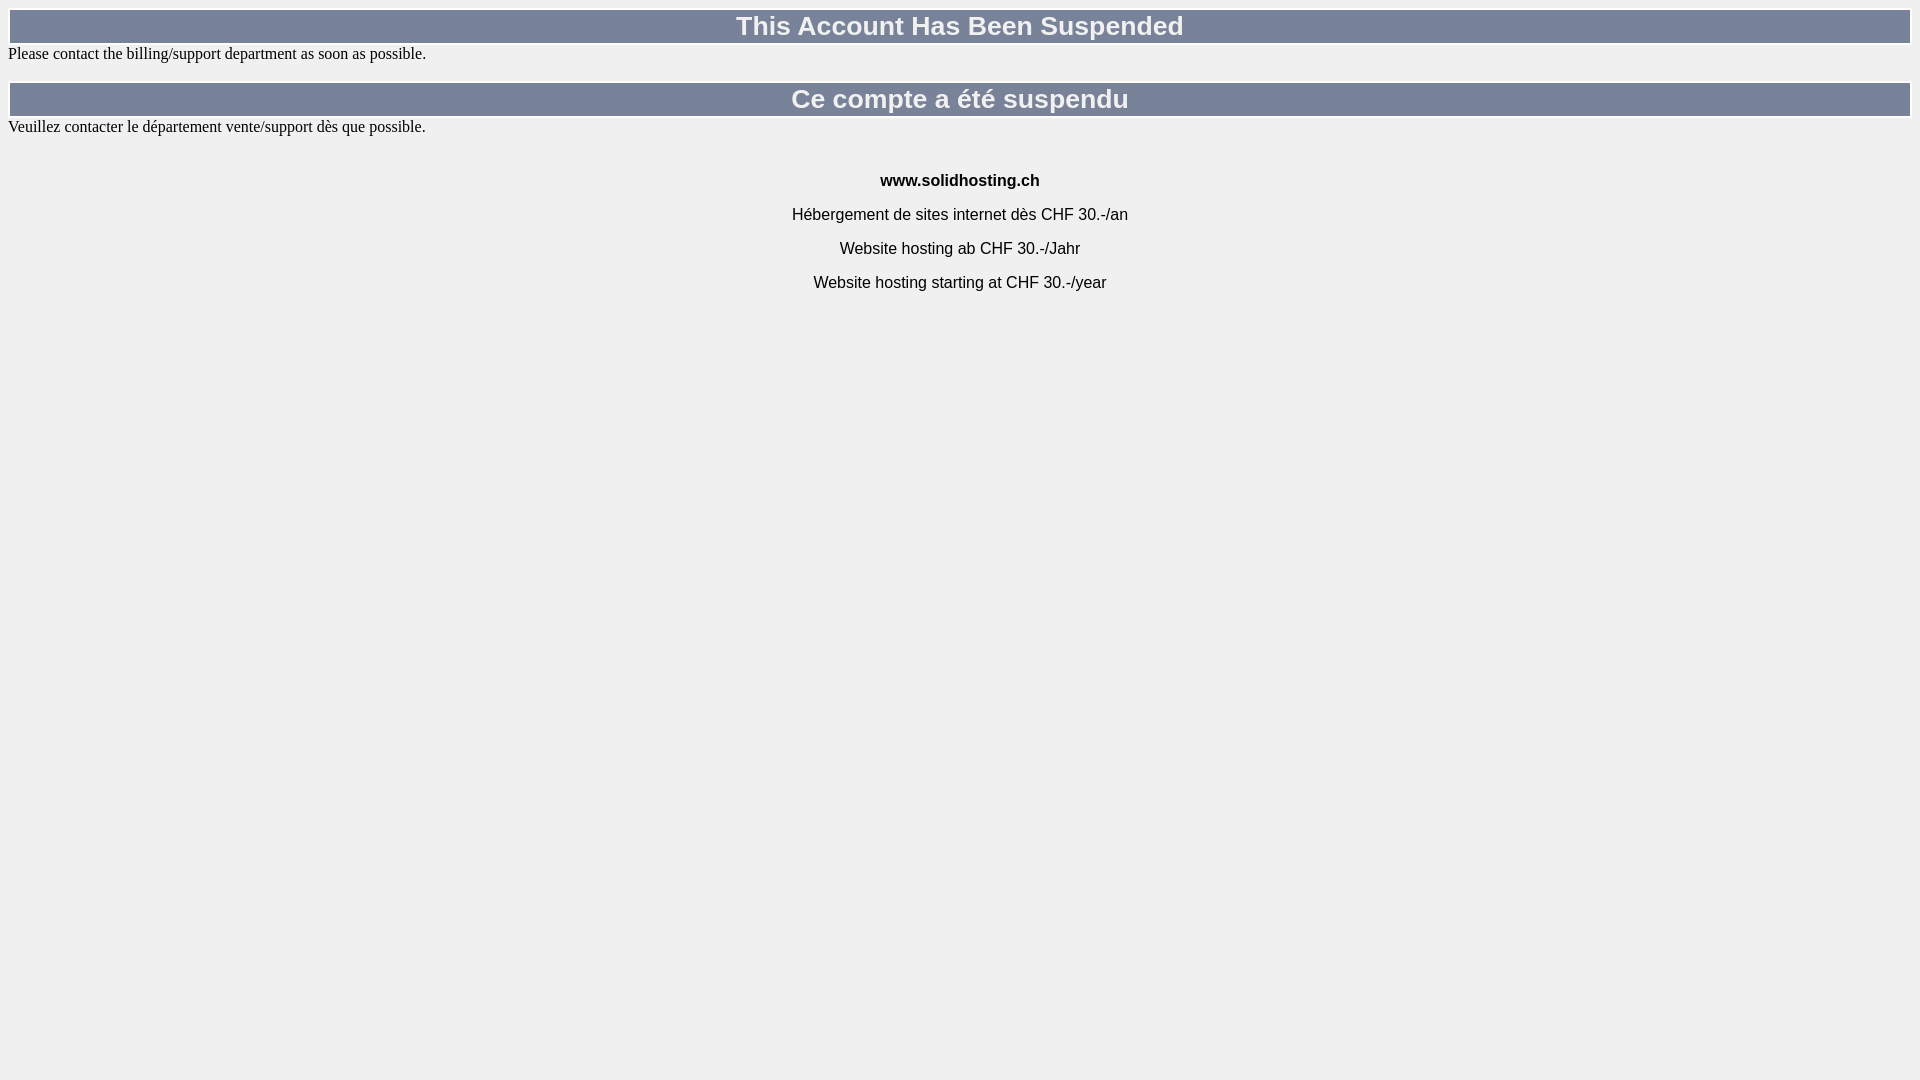 The height and width of the screenshot is (1080, 1920). What do you see at coordinates (958, 180) in the screenshot?
I see `'www.solidhosting.ch'` at bounding box center [958, 180].